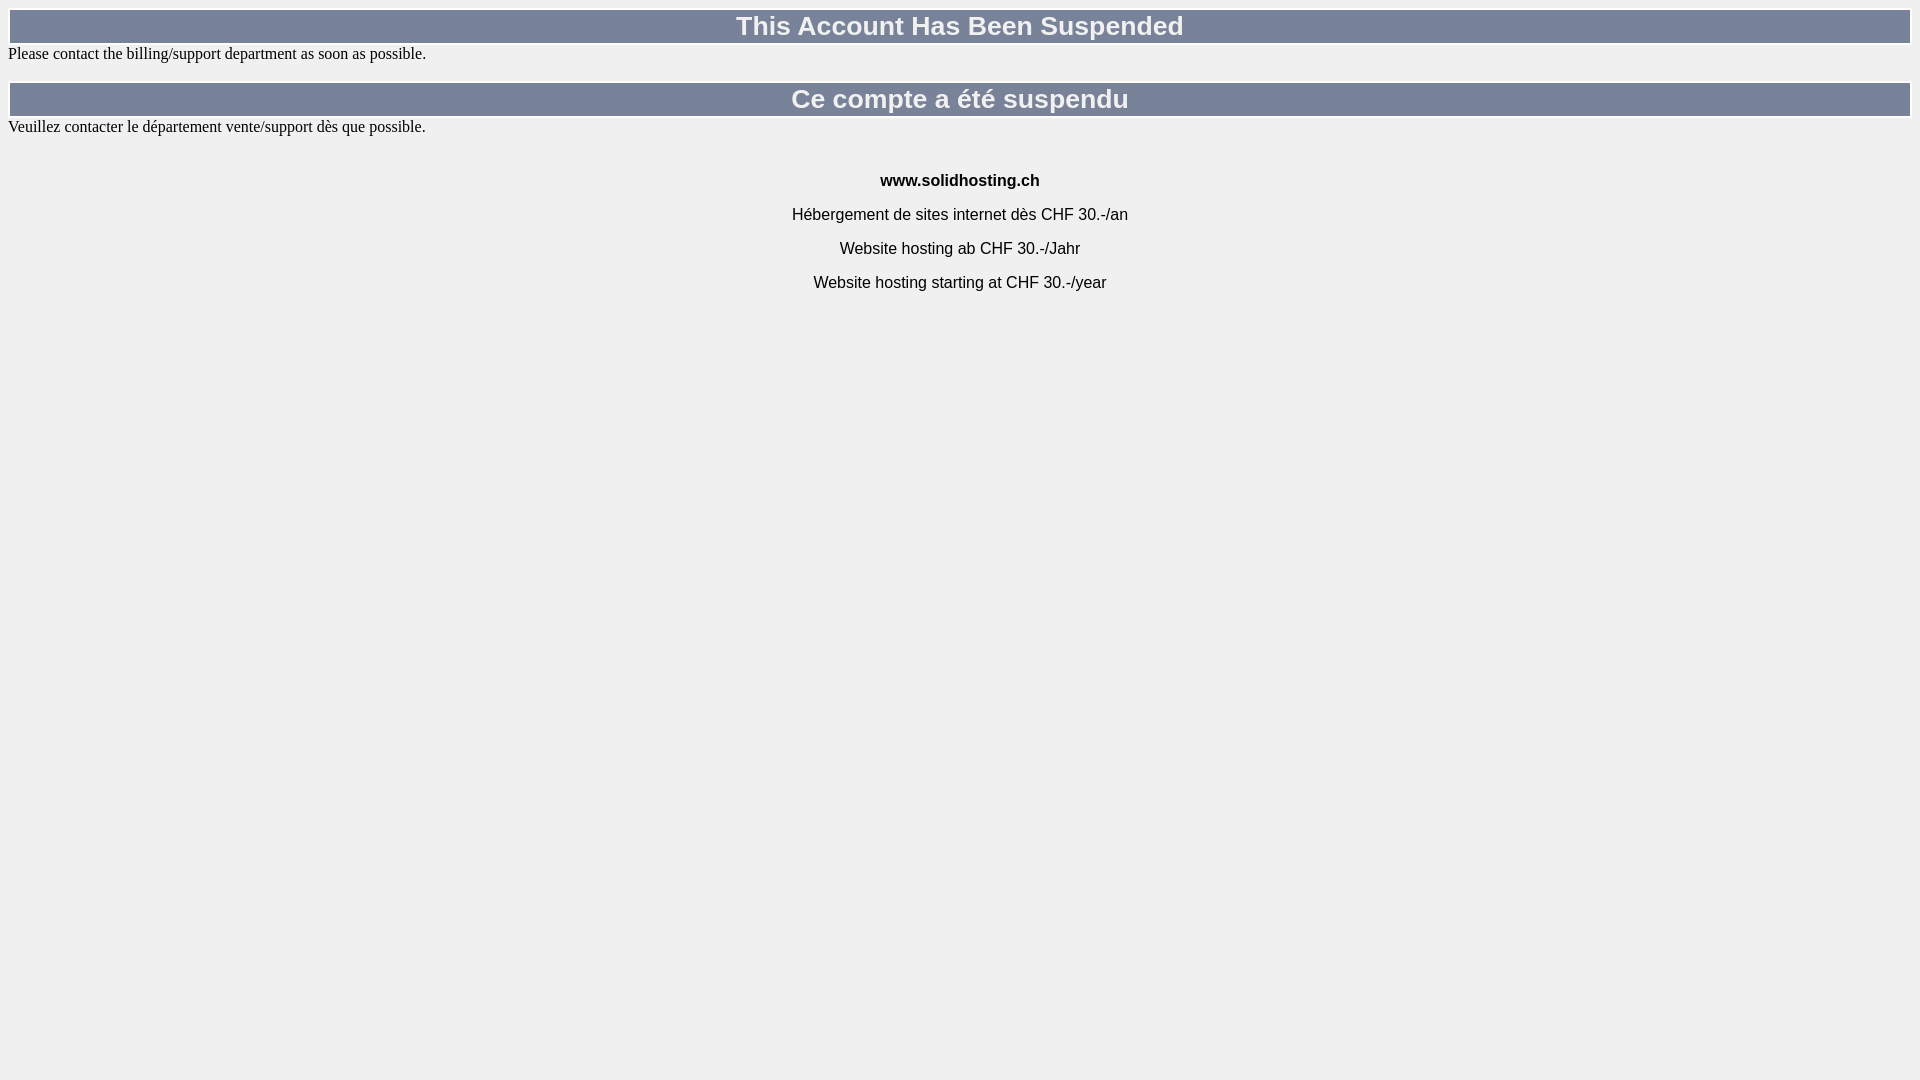 The height and width of the screenshot is (1080, 1920). What do you see at coordinates (958, 180) in the screenshot?
I see `'www.solidhosting.ch'` at bounding box center [958, 180].